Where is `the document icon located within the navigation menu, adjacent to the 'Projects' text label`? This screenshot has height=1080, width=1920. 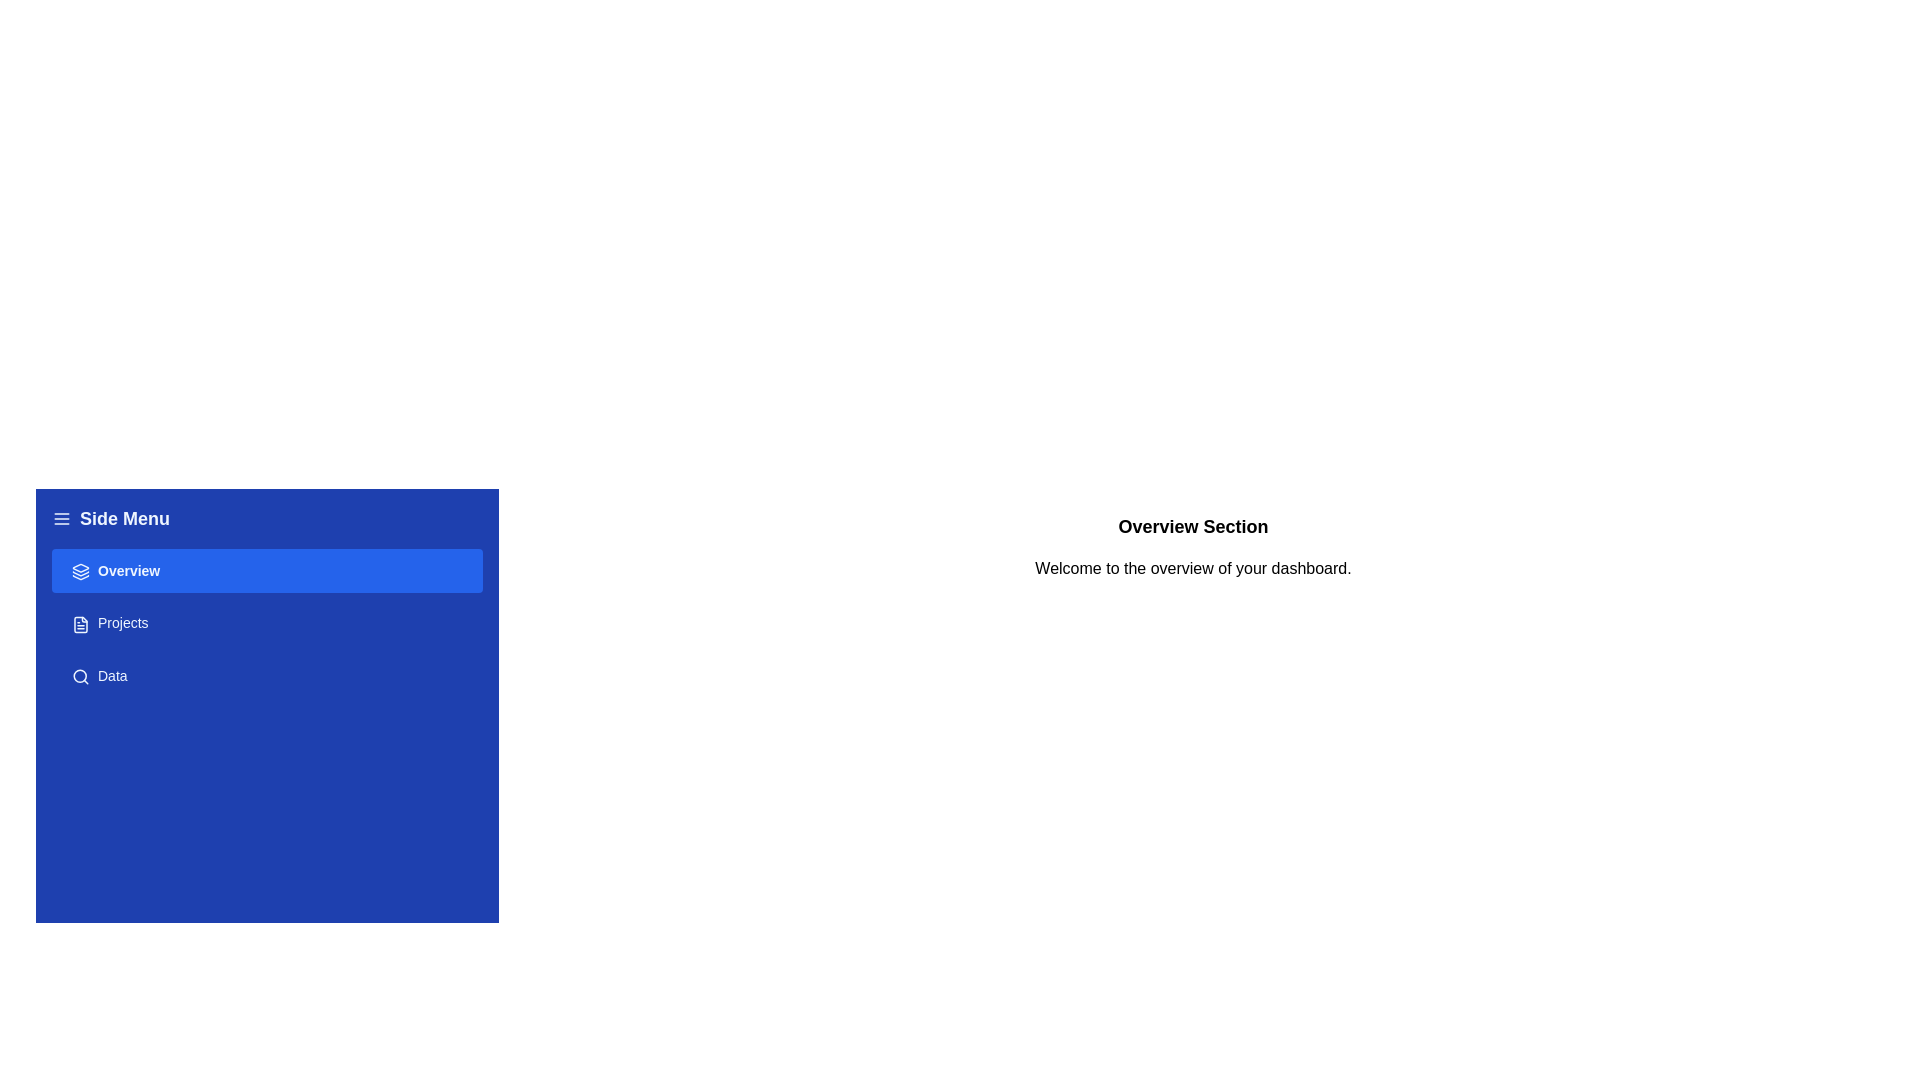
the document icon located within the navigation menu, adjacent to the 'Projects' text label is located at coordinates (80, 623).